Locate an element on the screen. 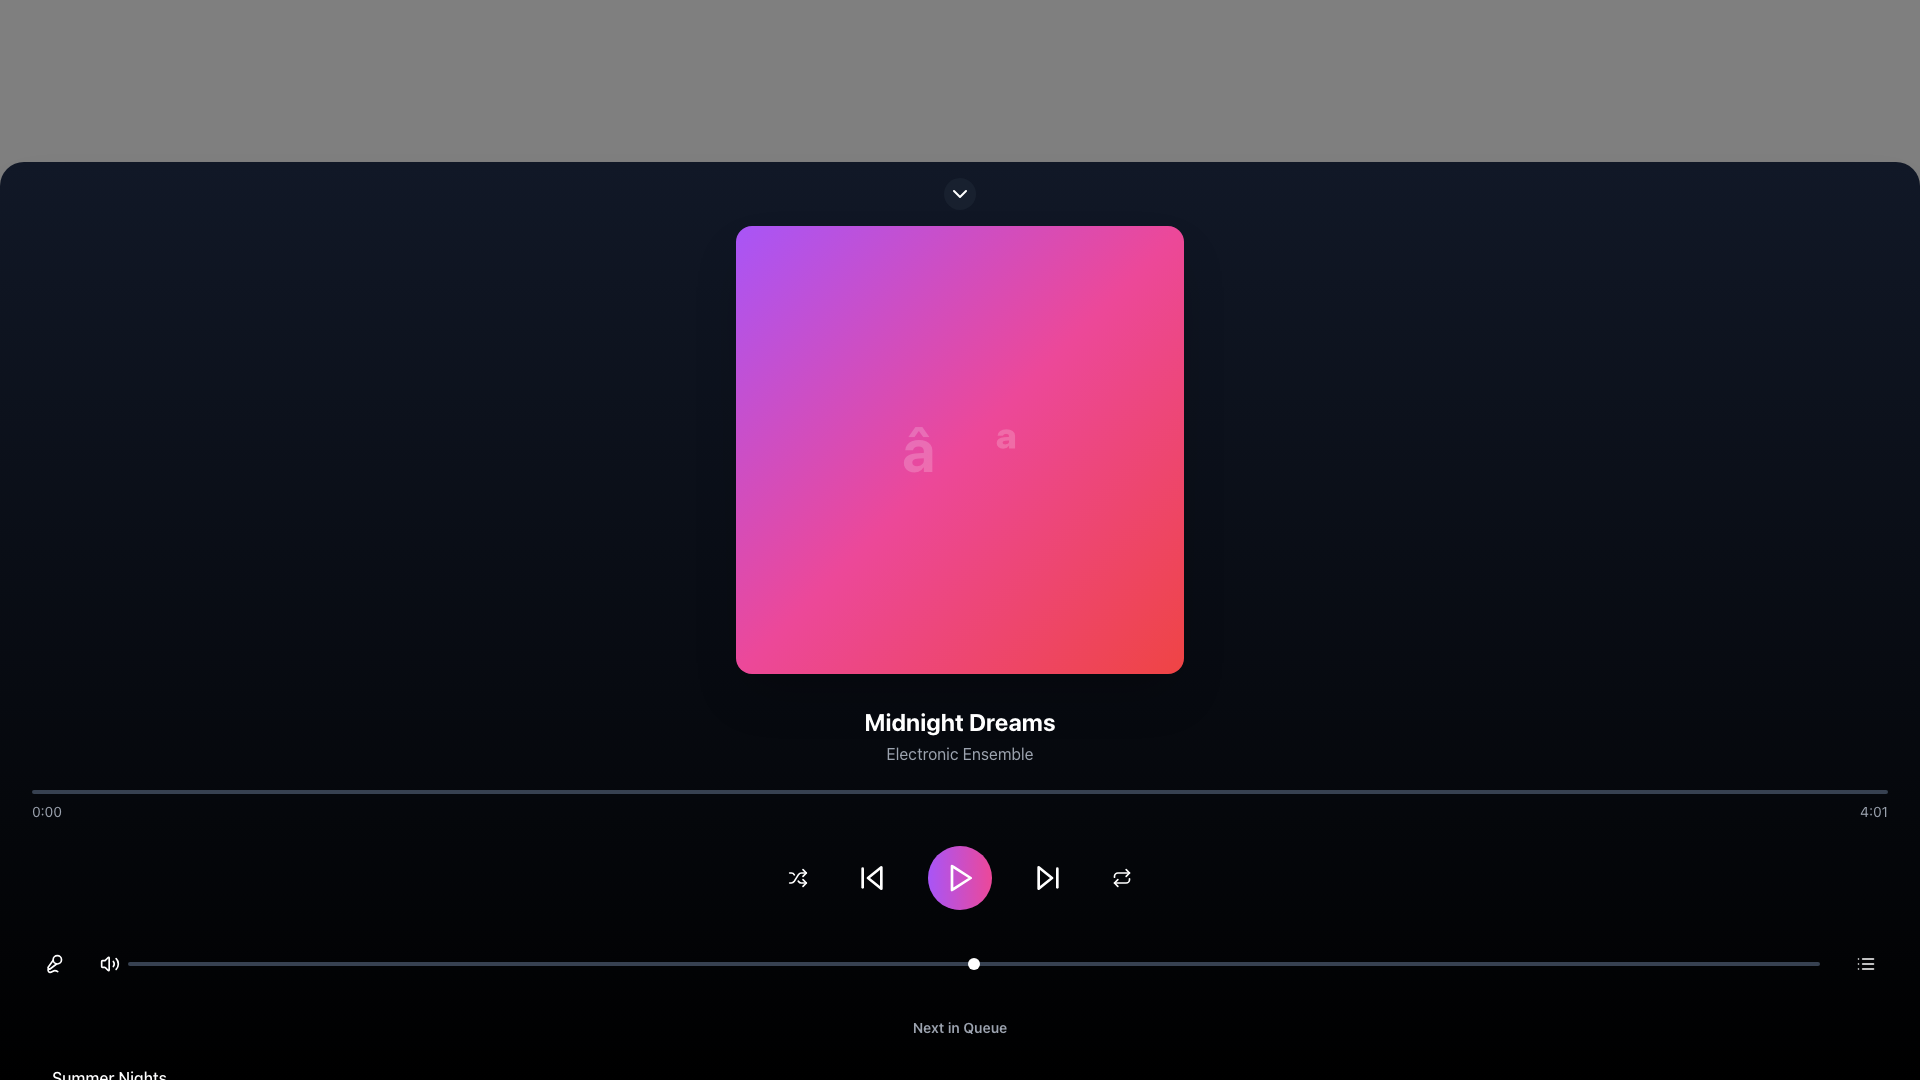 The image size is (1920, 1080). the slider value is located at coordinates (465, 963).